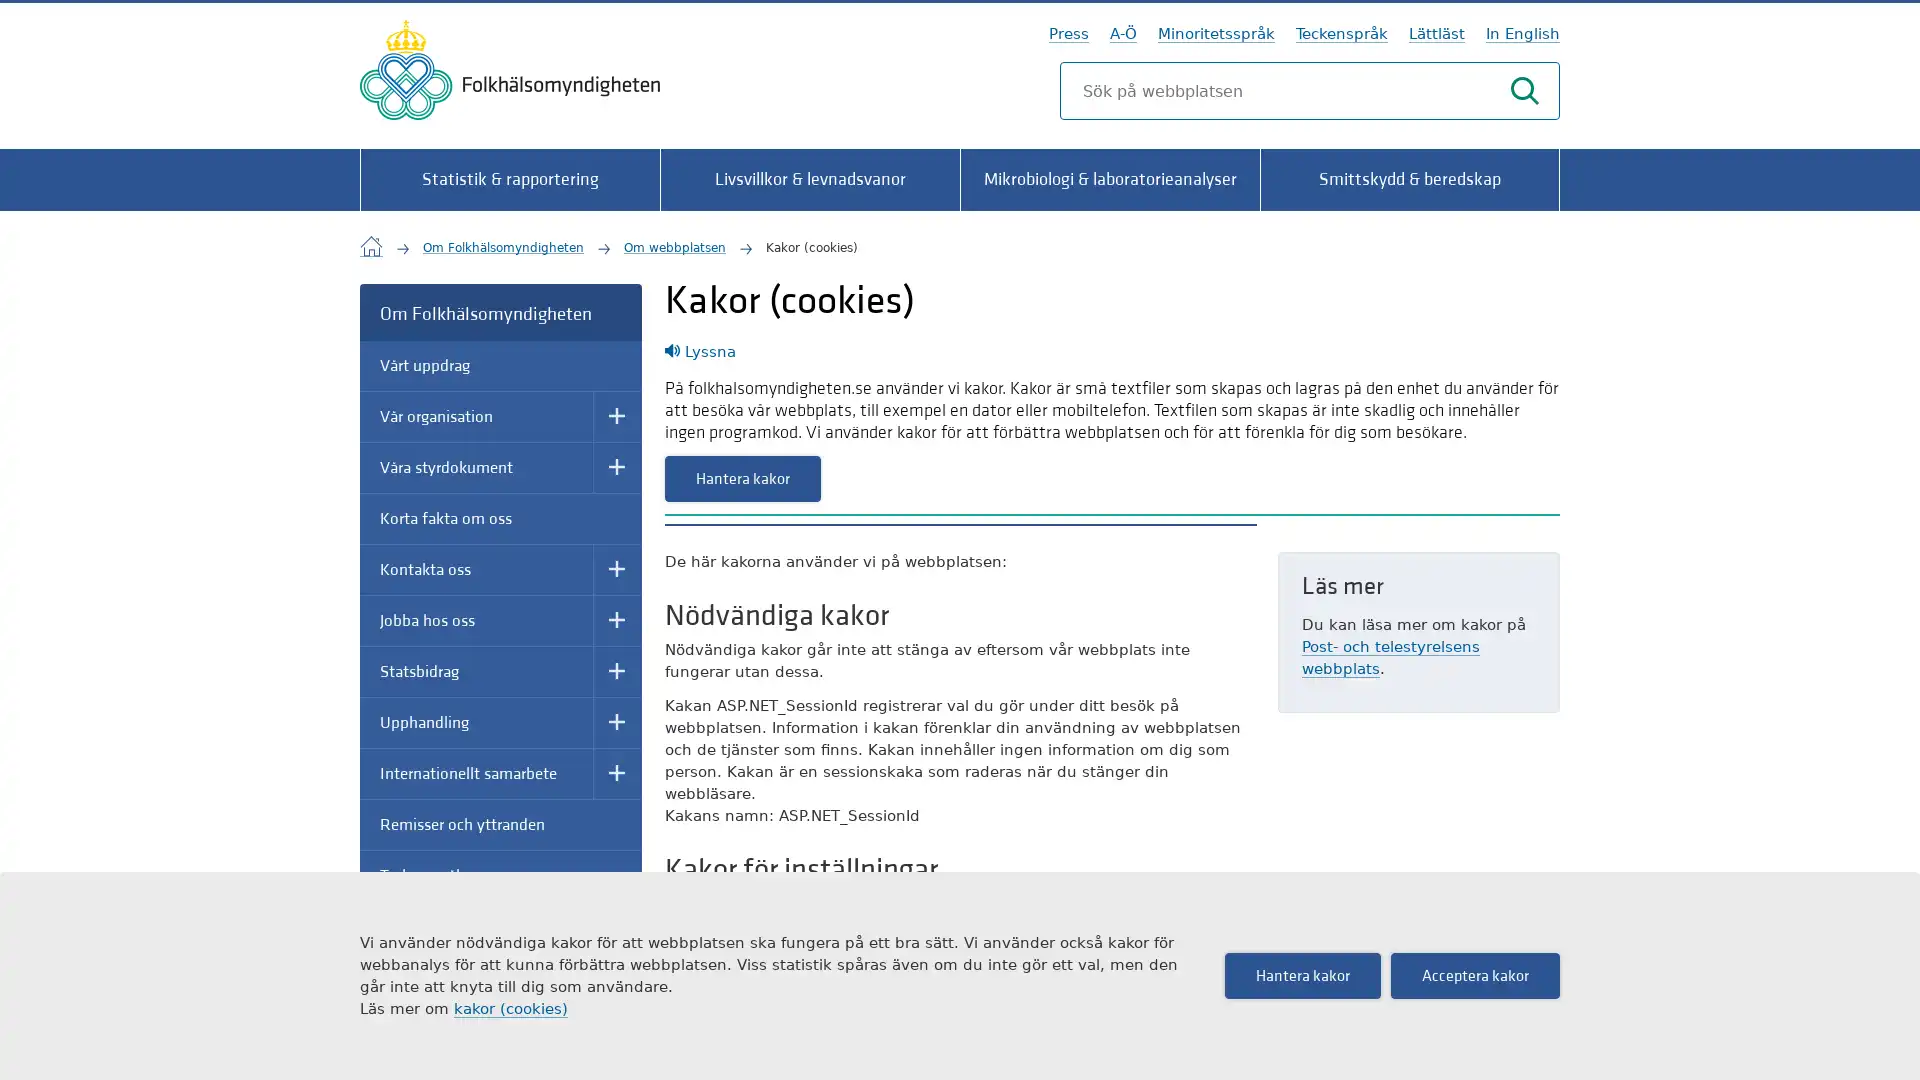 The image size is (1920, 1080). Describe the element at coordinates (616, 570) in the screenshot. I see `Expandera` at that location.